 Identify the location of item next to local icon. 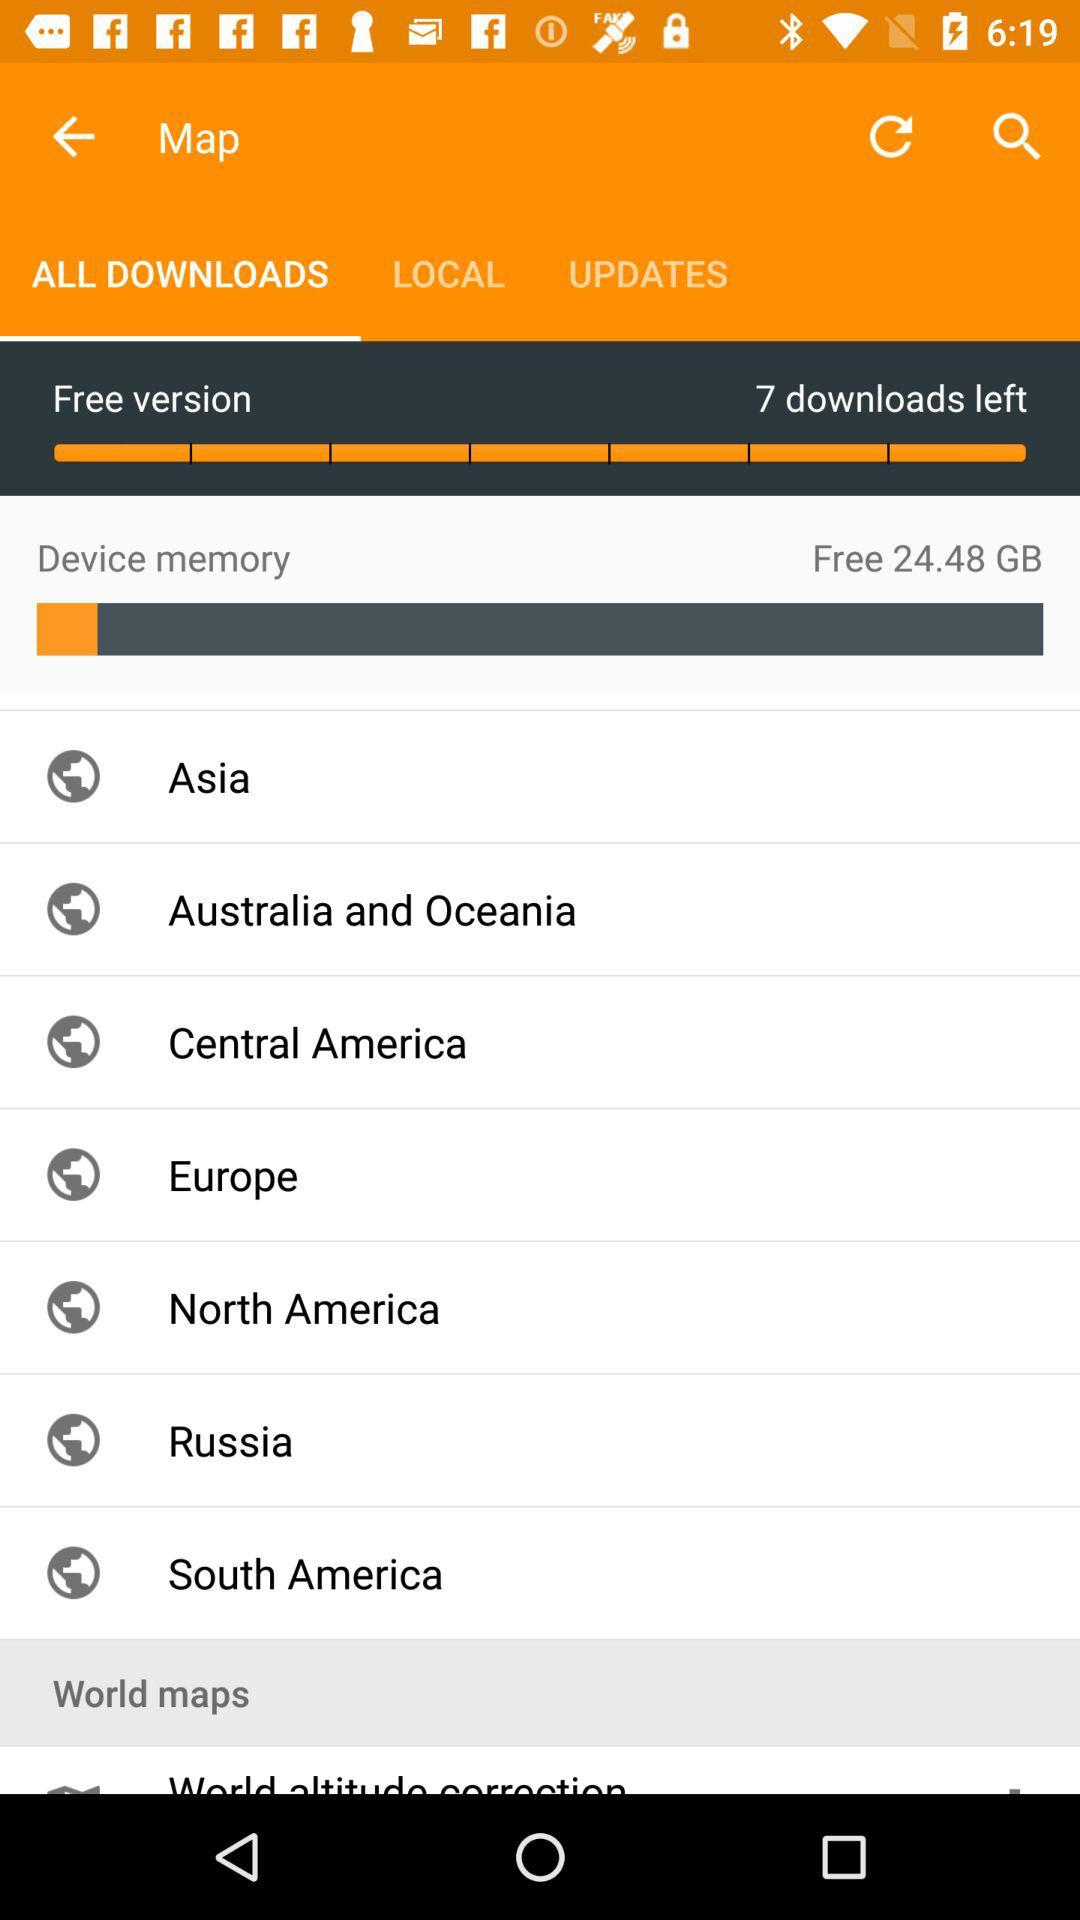
(648, 272).